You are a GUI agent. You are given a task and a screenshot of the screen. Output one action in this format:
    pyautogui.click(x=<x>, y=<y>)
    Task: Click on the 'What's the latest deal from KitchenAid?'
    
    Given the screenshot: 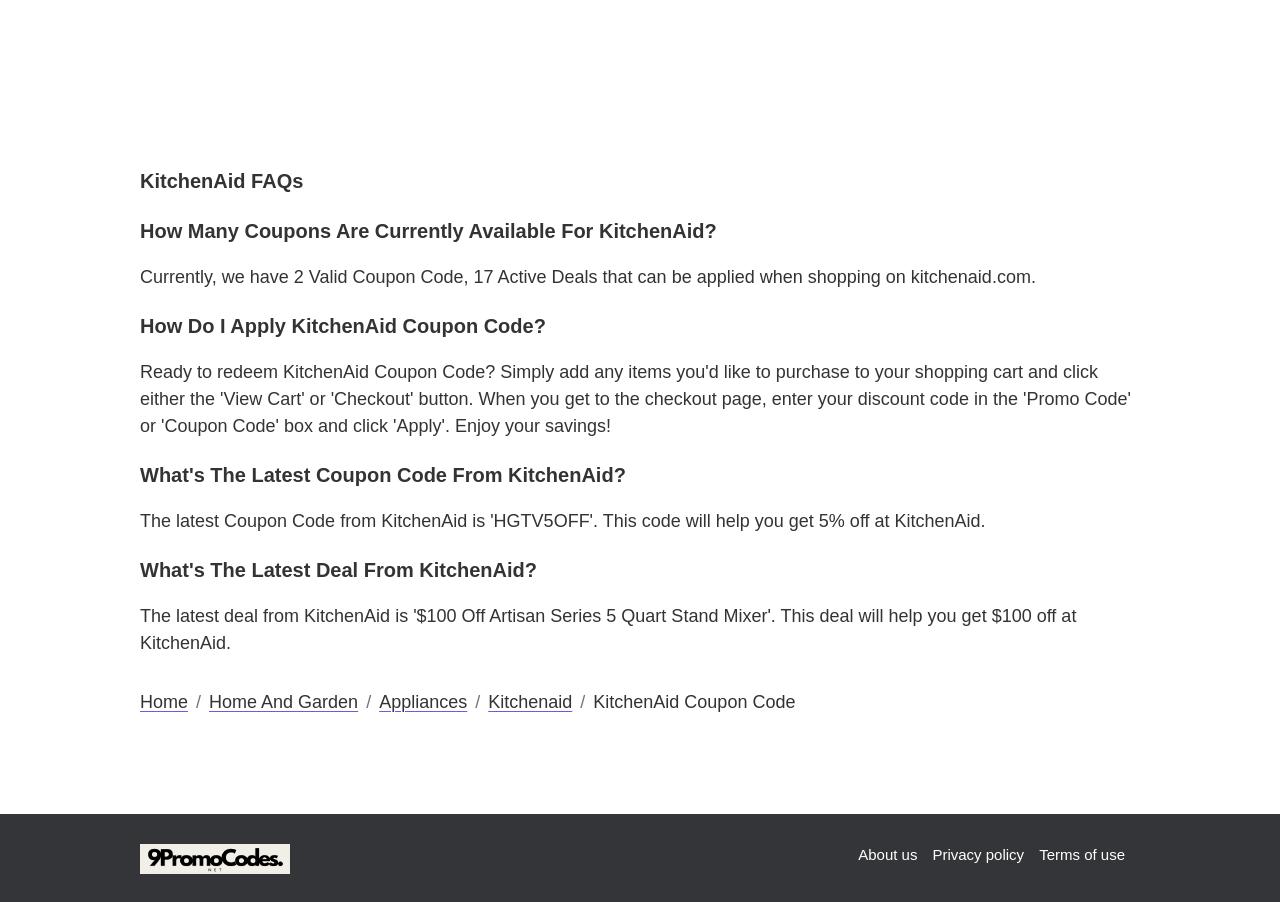 What is the action you would take?
    pyautogui.click(x=338, y=568)
    